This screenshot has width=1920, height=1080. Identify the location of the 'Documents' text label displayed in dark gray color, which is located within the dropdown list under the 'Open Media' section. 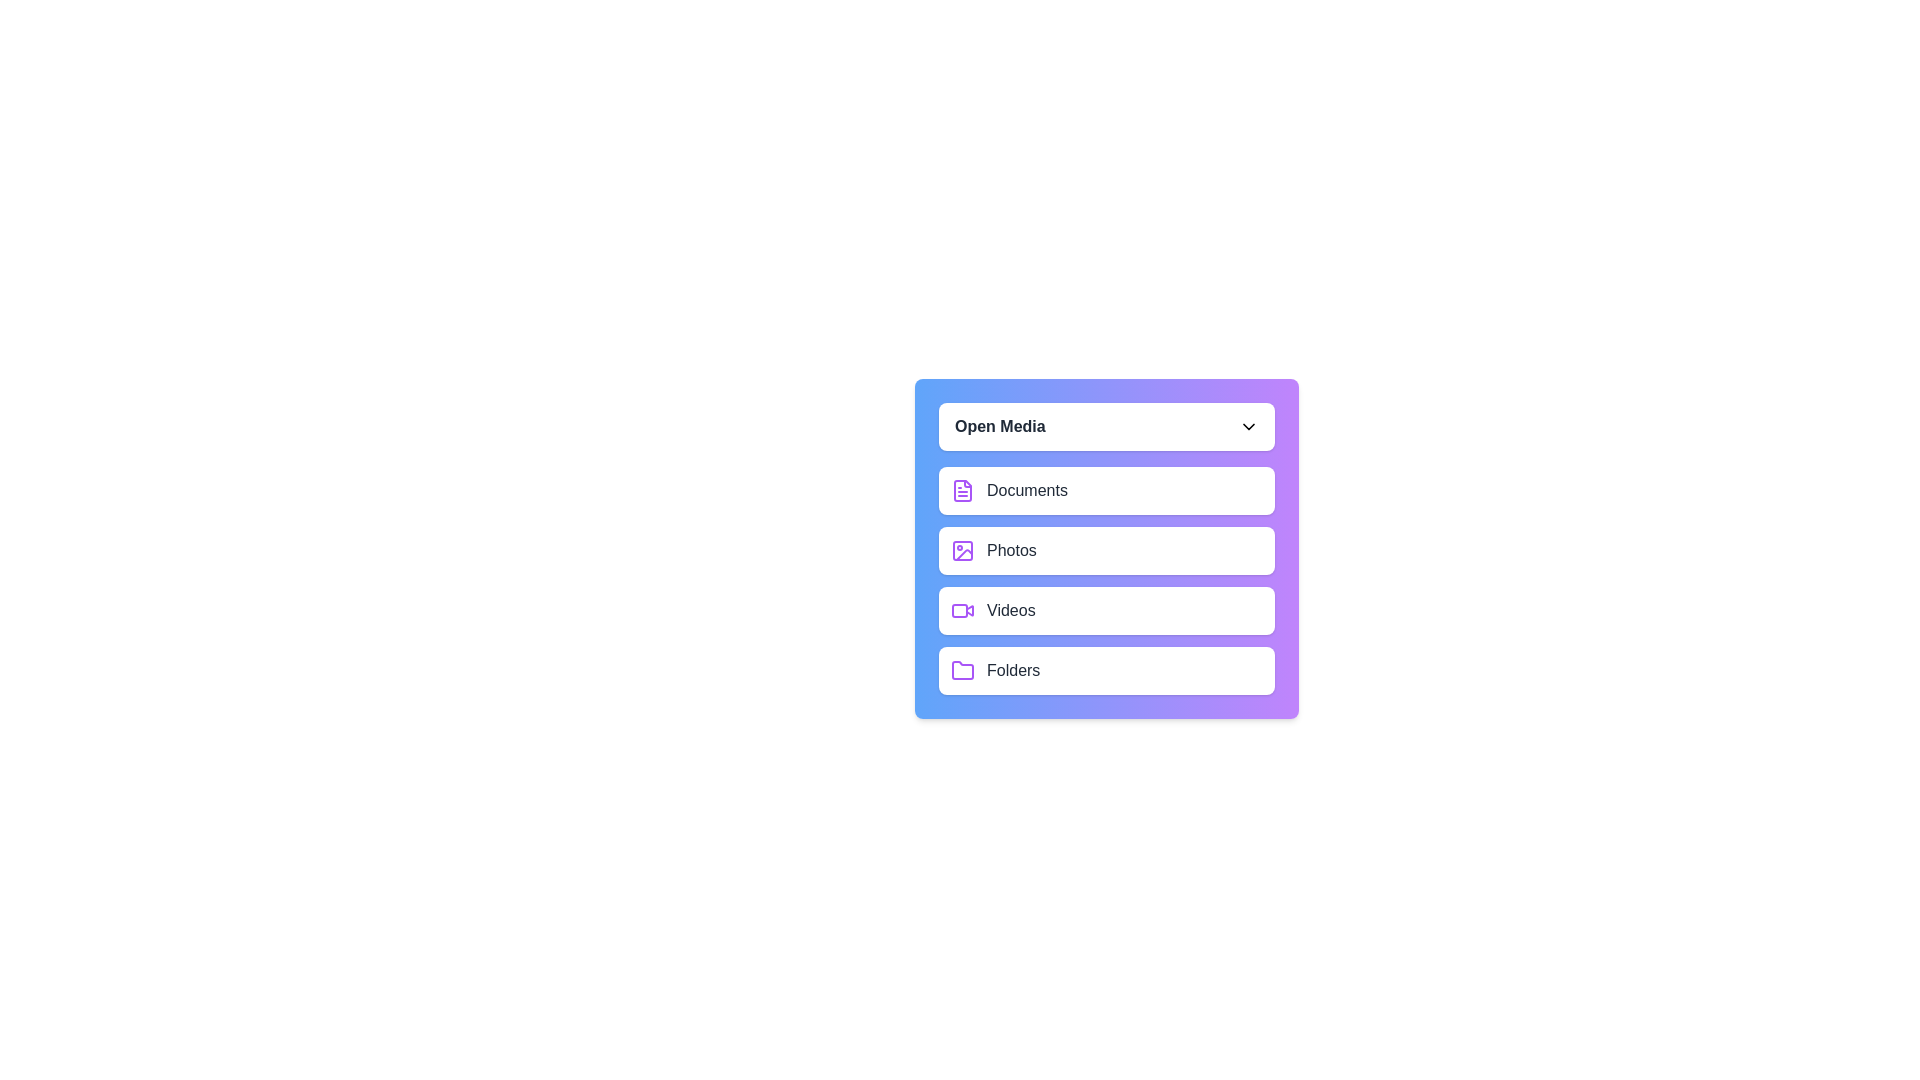
(1027, 490).